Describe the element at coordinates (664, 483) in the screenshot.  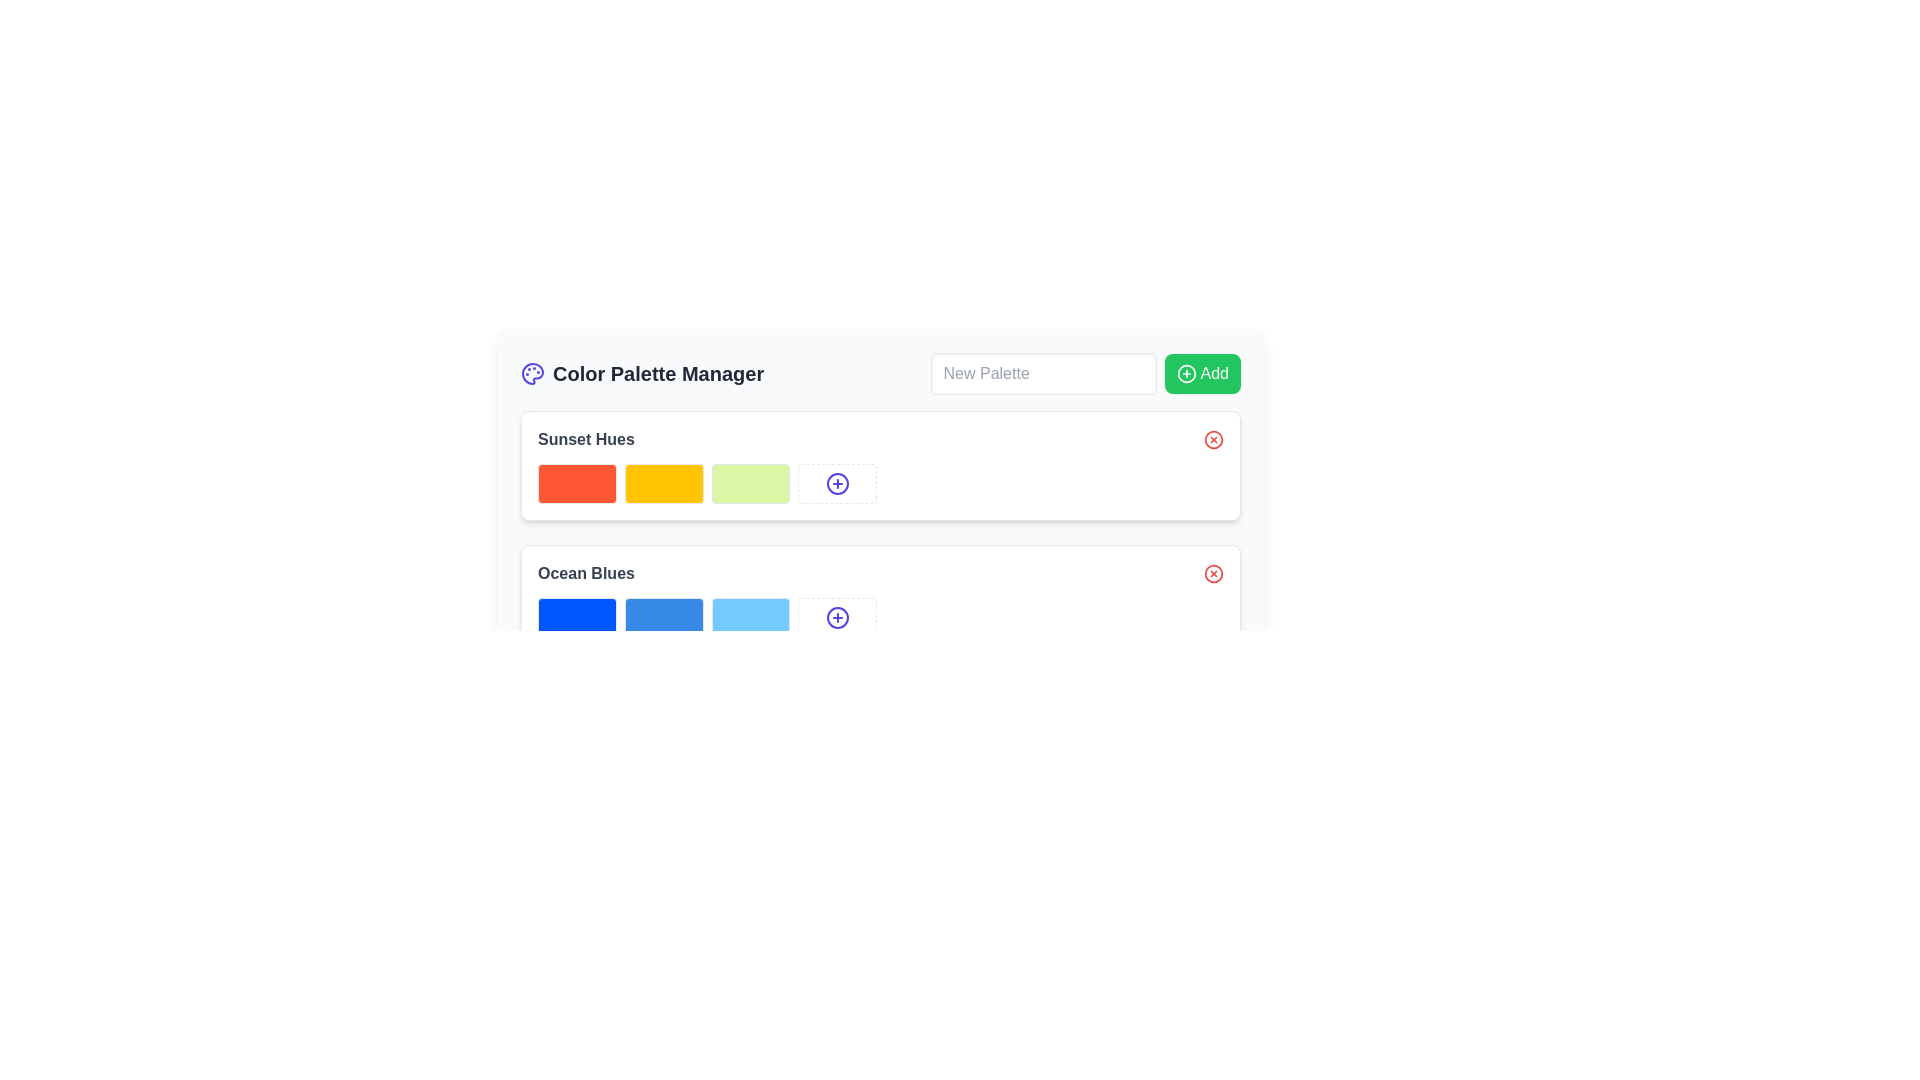
I see `the bright yellow Color Swatch, which is the second item in the 'Sunset Hues' section of the color palette manager interface` at that location.